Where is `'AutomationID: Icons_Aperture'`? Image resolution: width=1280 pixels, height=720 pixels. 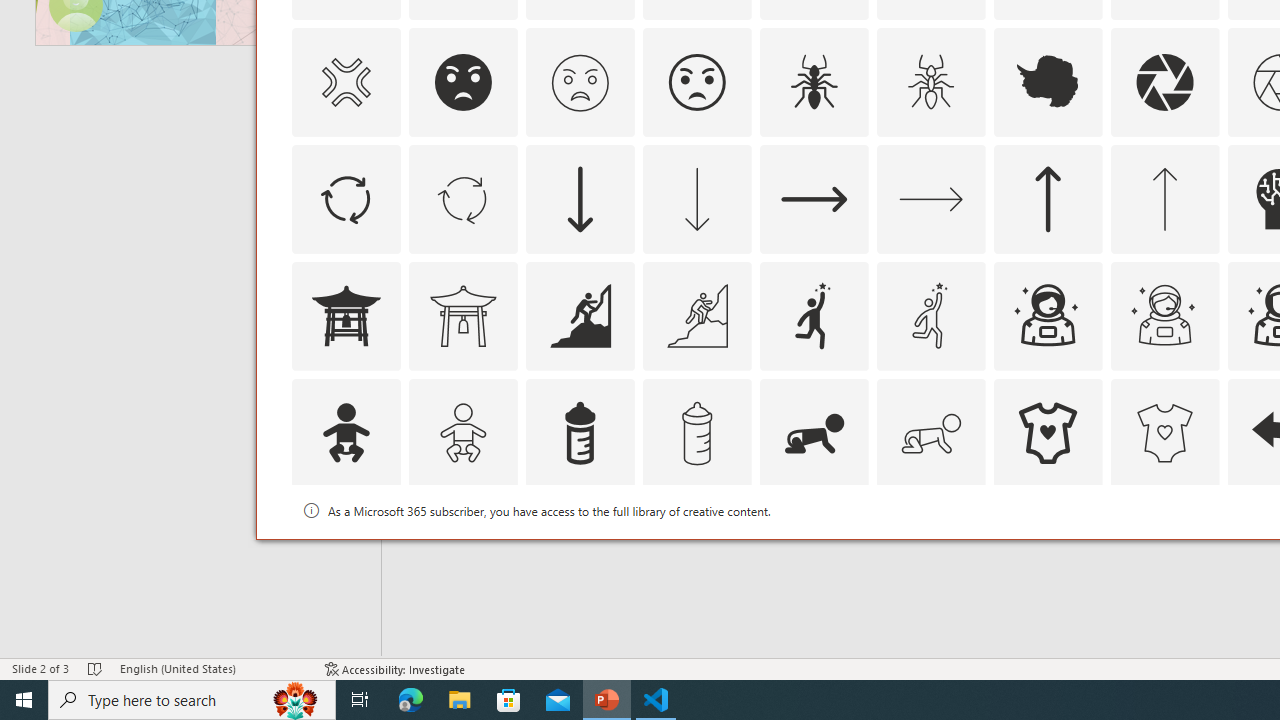
'AutomationID: Icons_Aperture' is located at coordinates (1164, 81).